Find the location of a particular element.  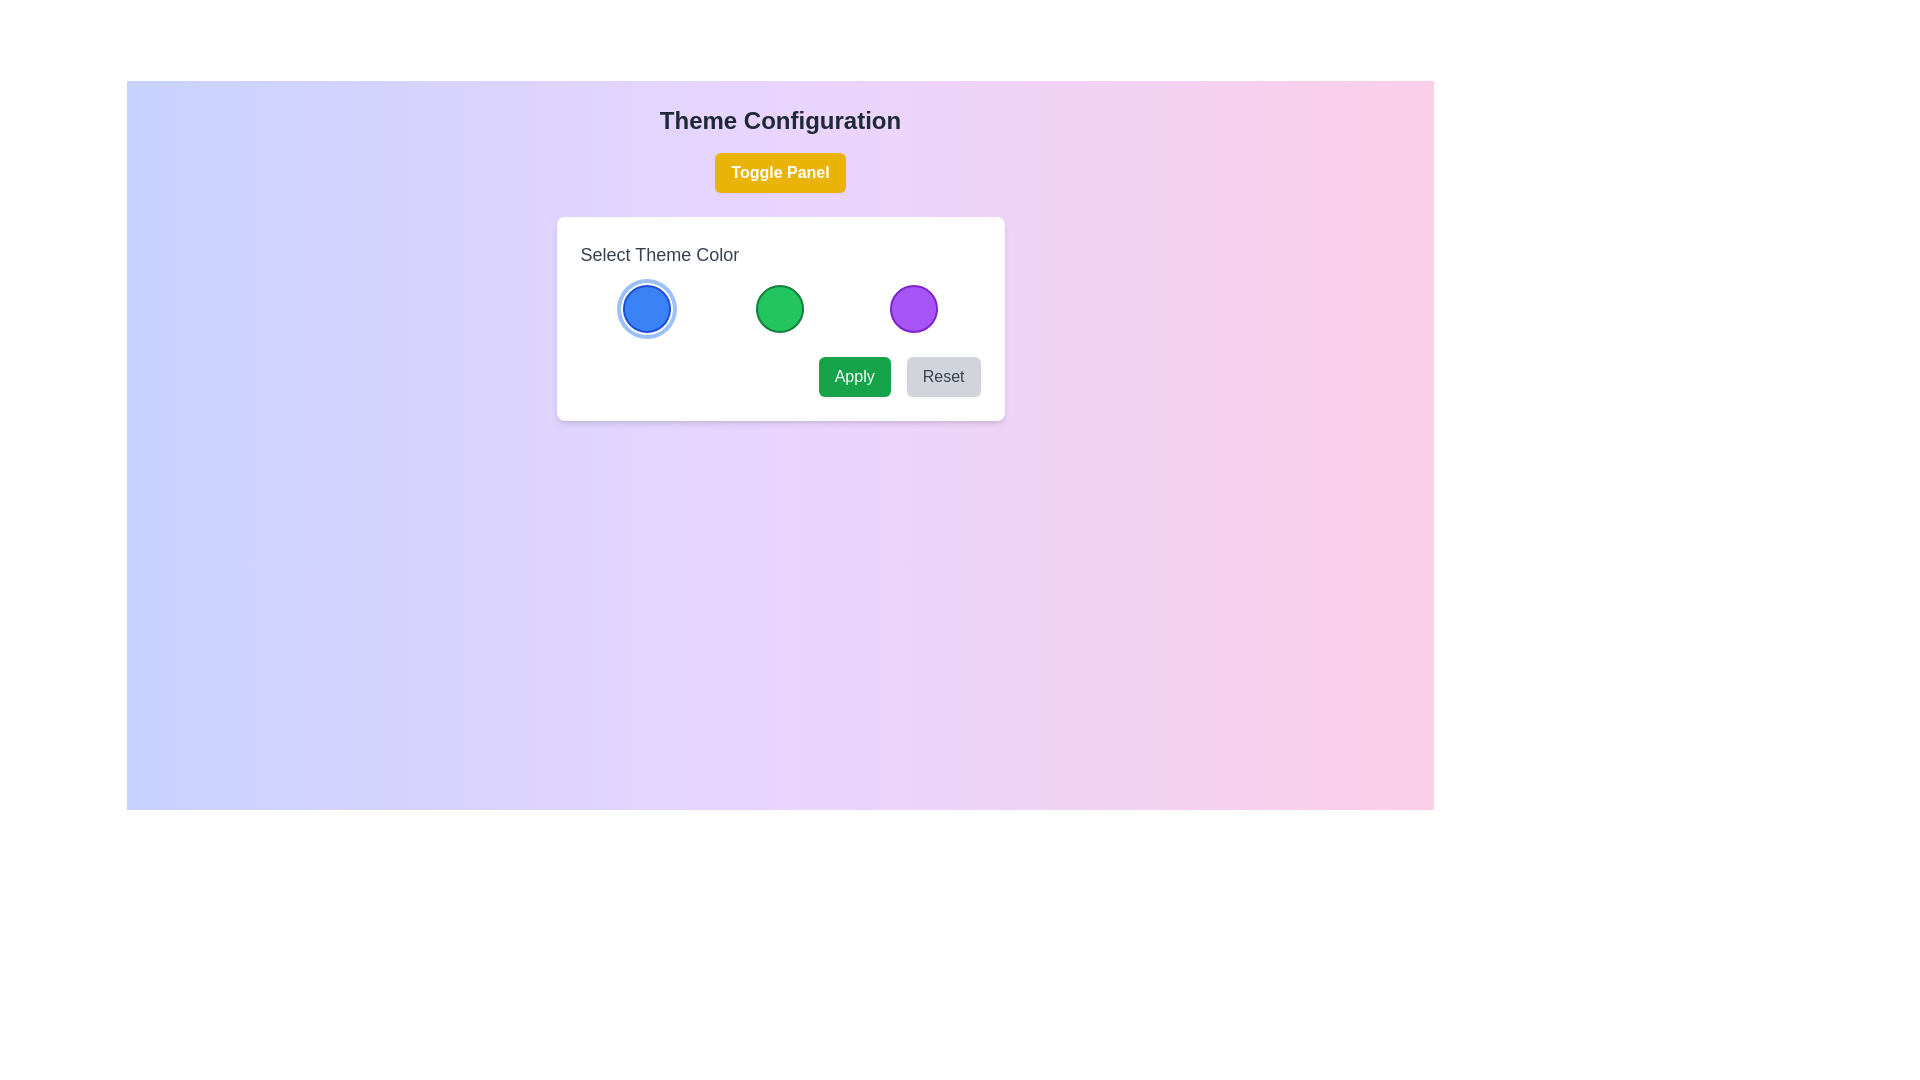

the leftmost circular button that serves as a selectable color option is located at coordinates (647, 308).